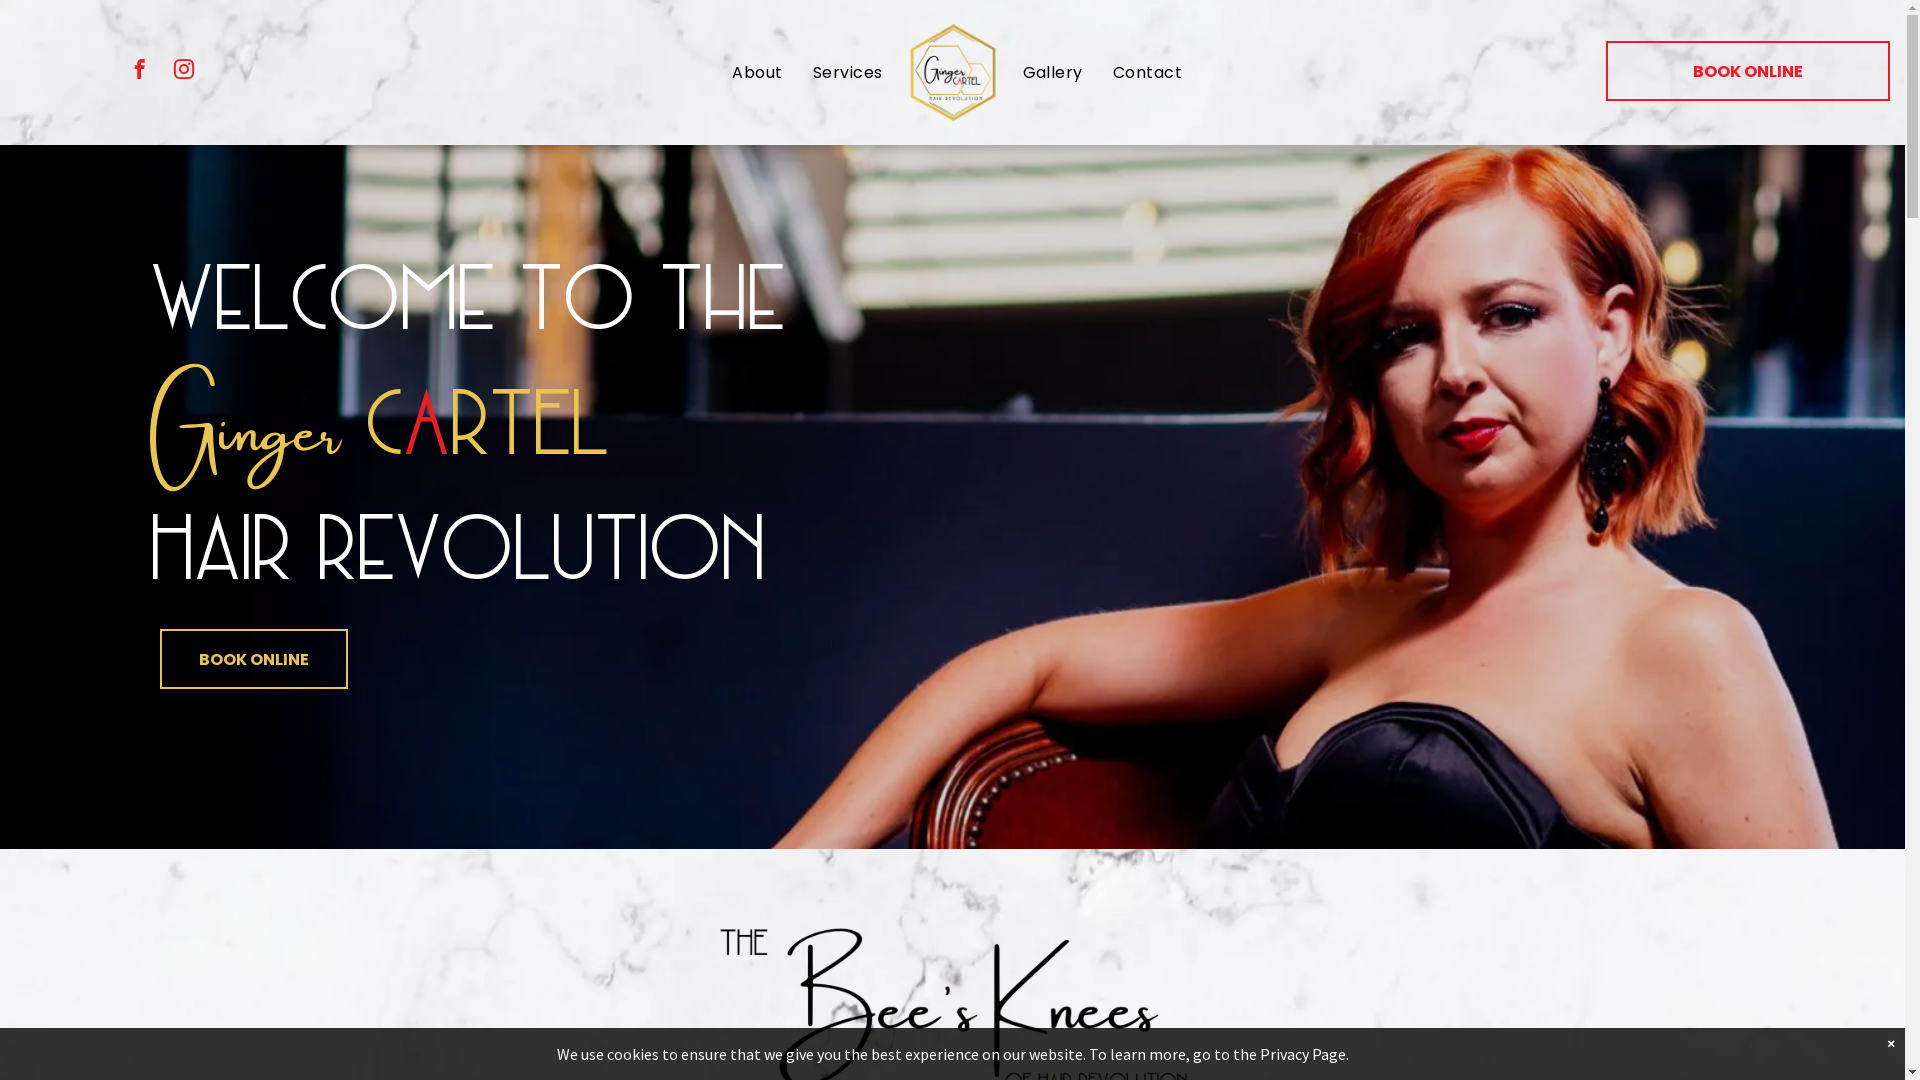 This screenshot has width=1920, height=1080. I want to click on 'Contact', so click(1147, 71).